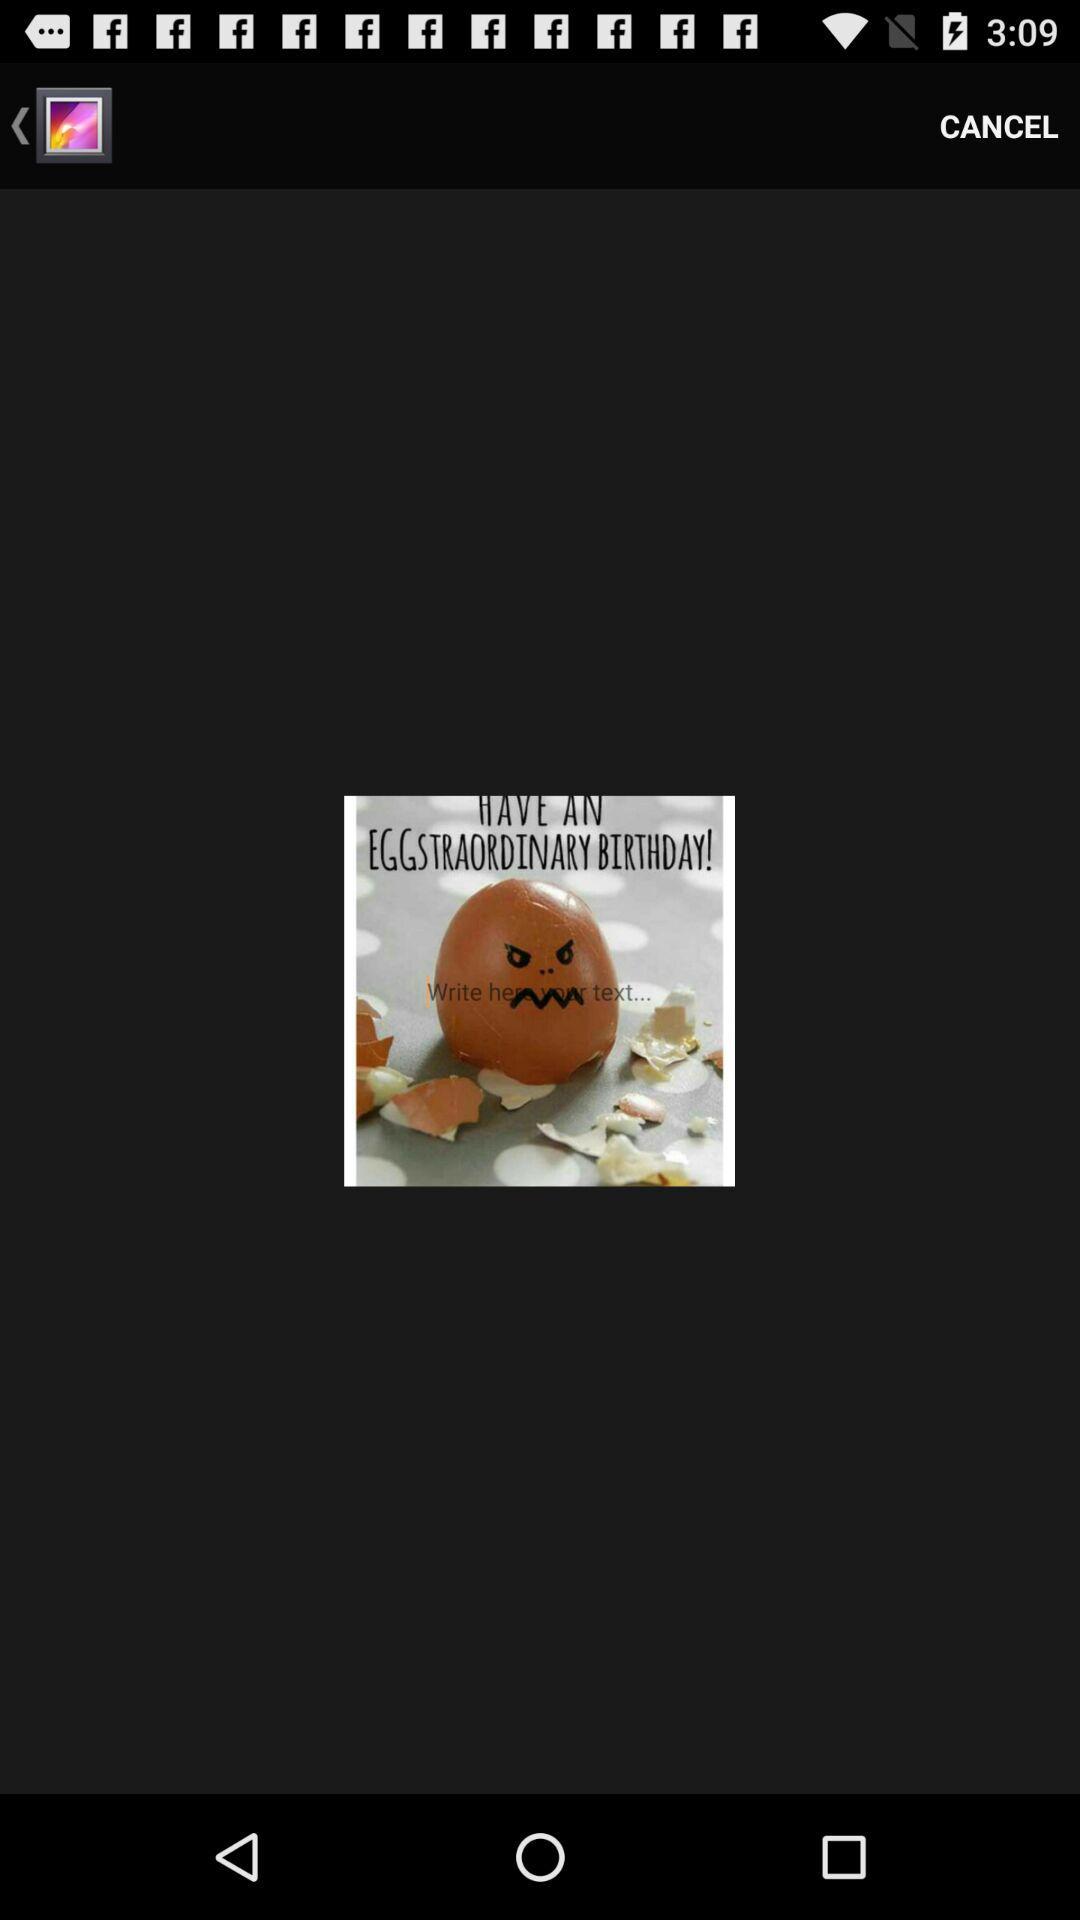  Describe the element at coordinates (999, 124) in the screenshot. I see `cancel` at that location.